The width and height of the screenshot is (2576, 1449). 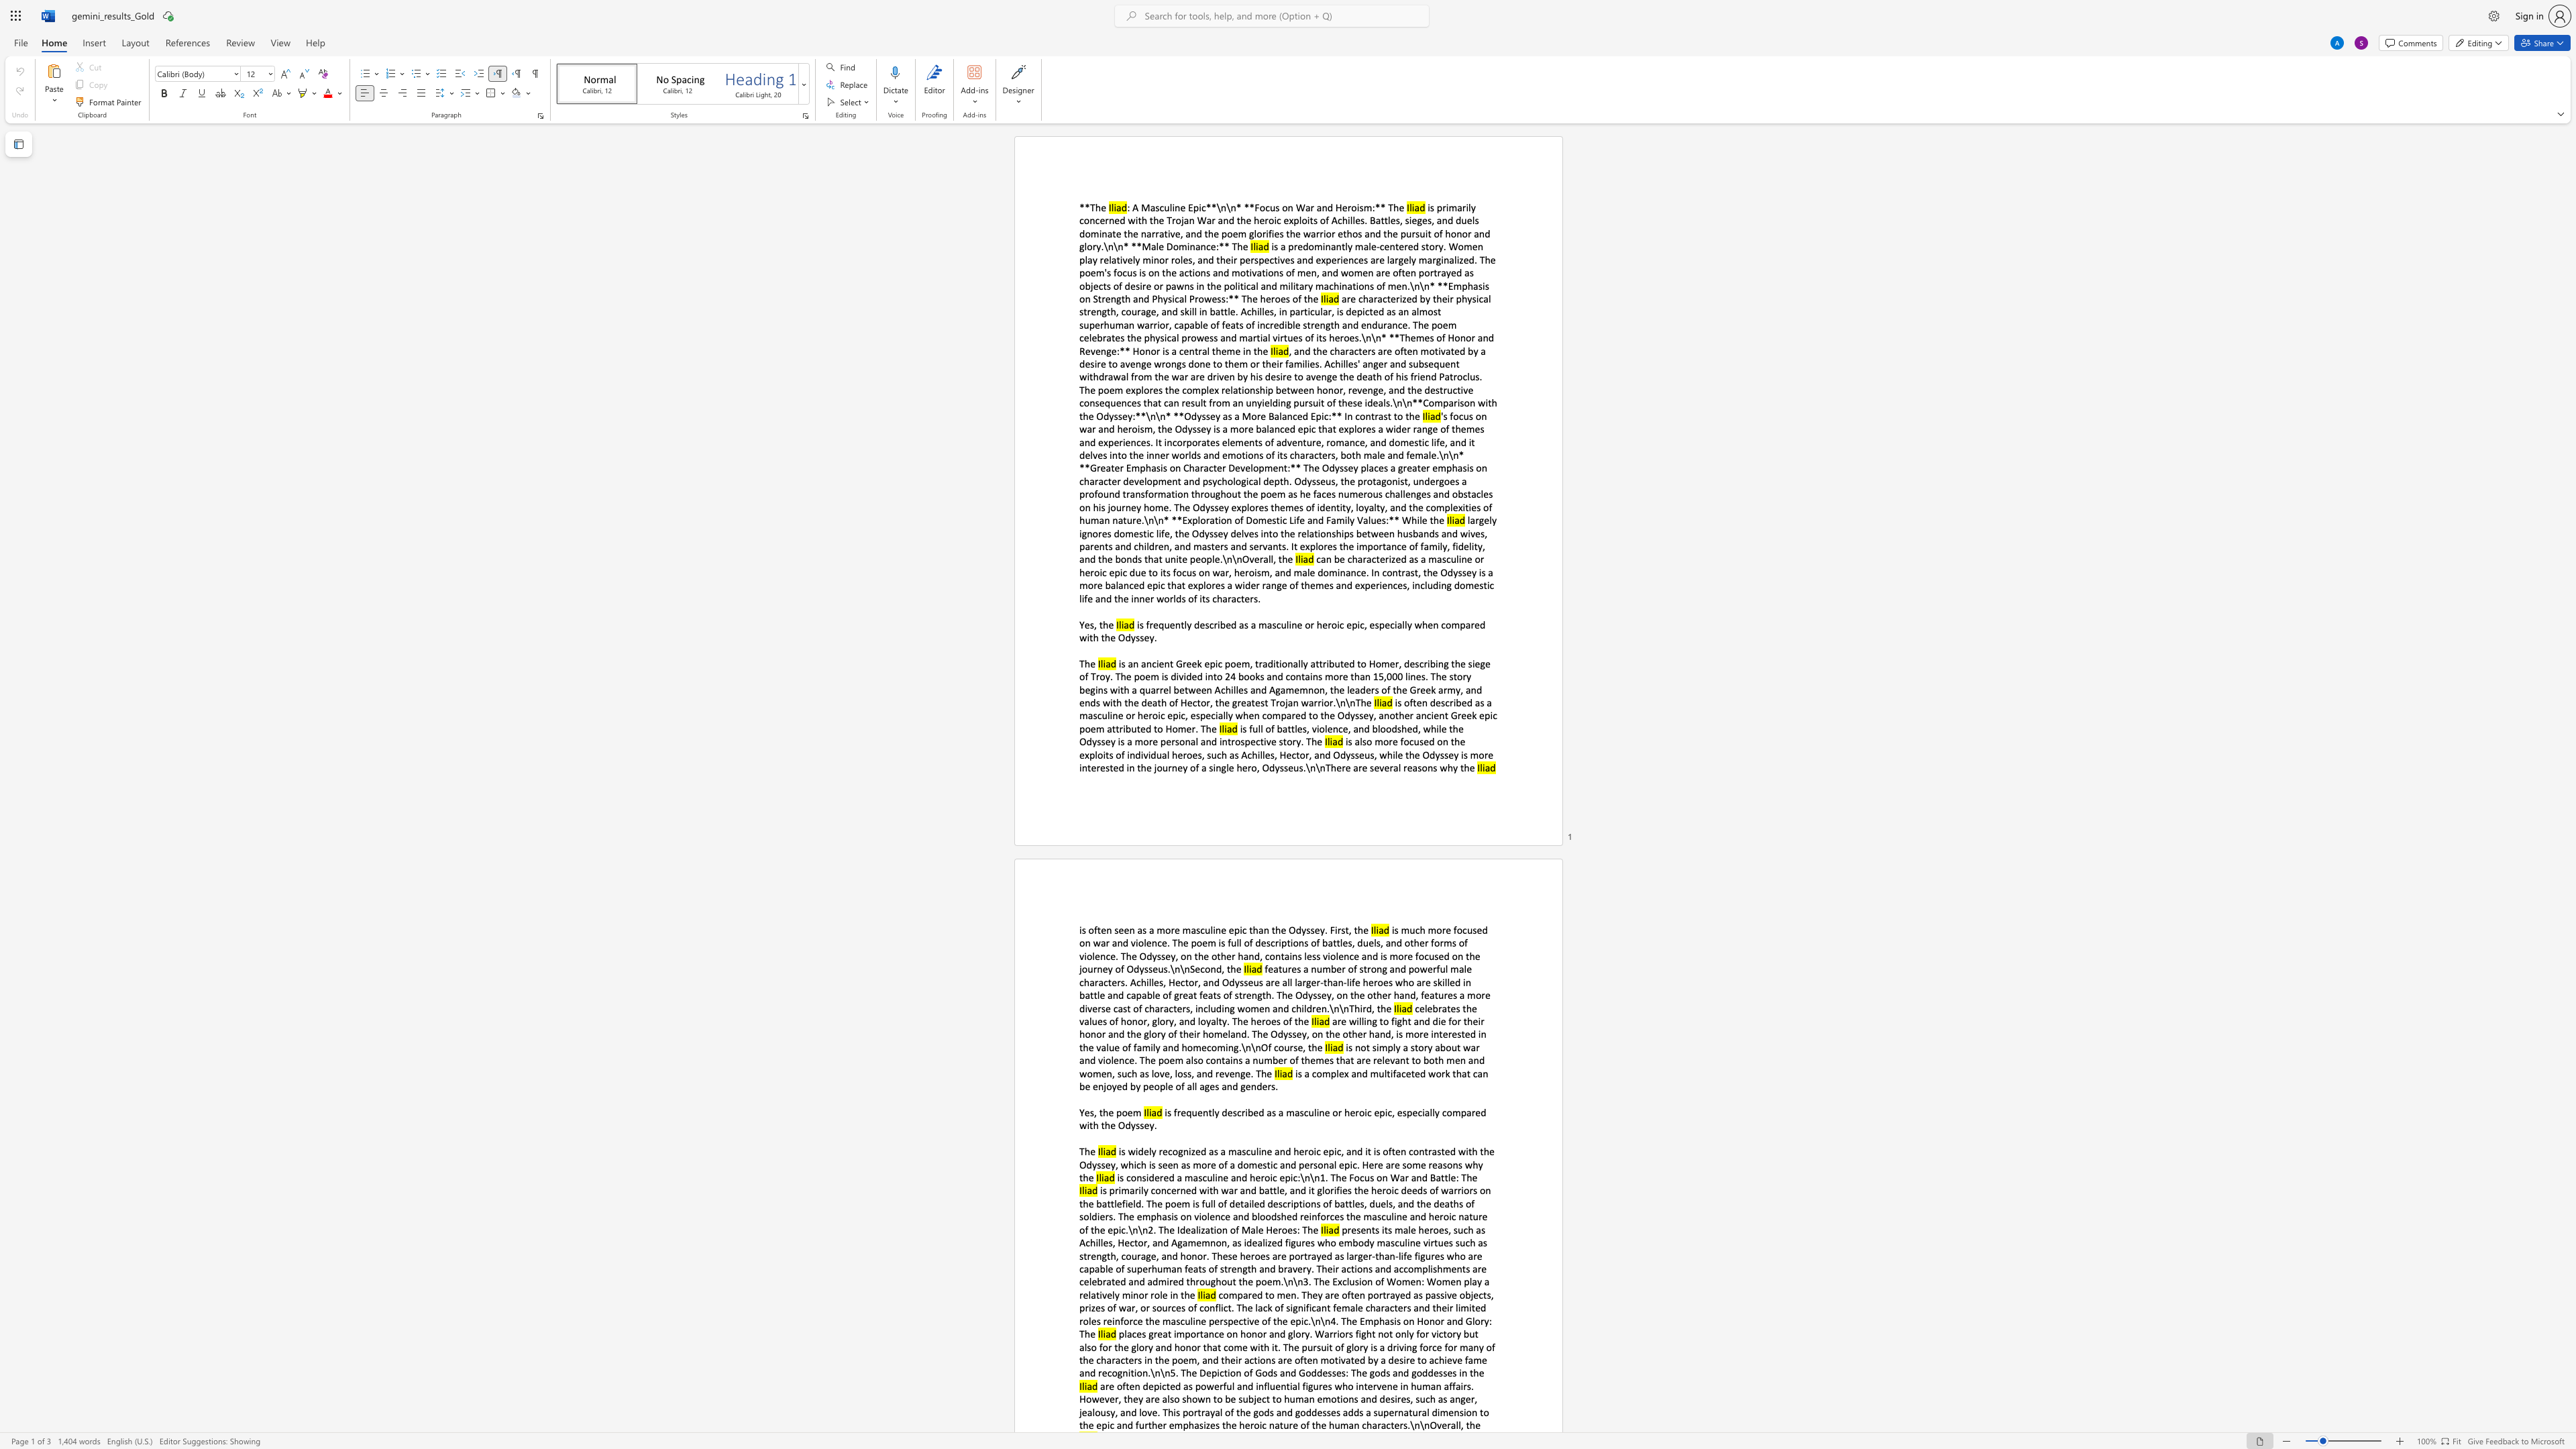 What do you see at coordinates (1232, 1112) in the screenshot?
I see `the subset text "scribed as a ma" within the text "is frequently described as a masculine or heroic epic, especially compared with the Odyssey."` at bounding box center [1232, 1112].